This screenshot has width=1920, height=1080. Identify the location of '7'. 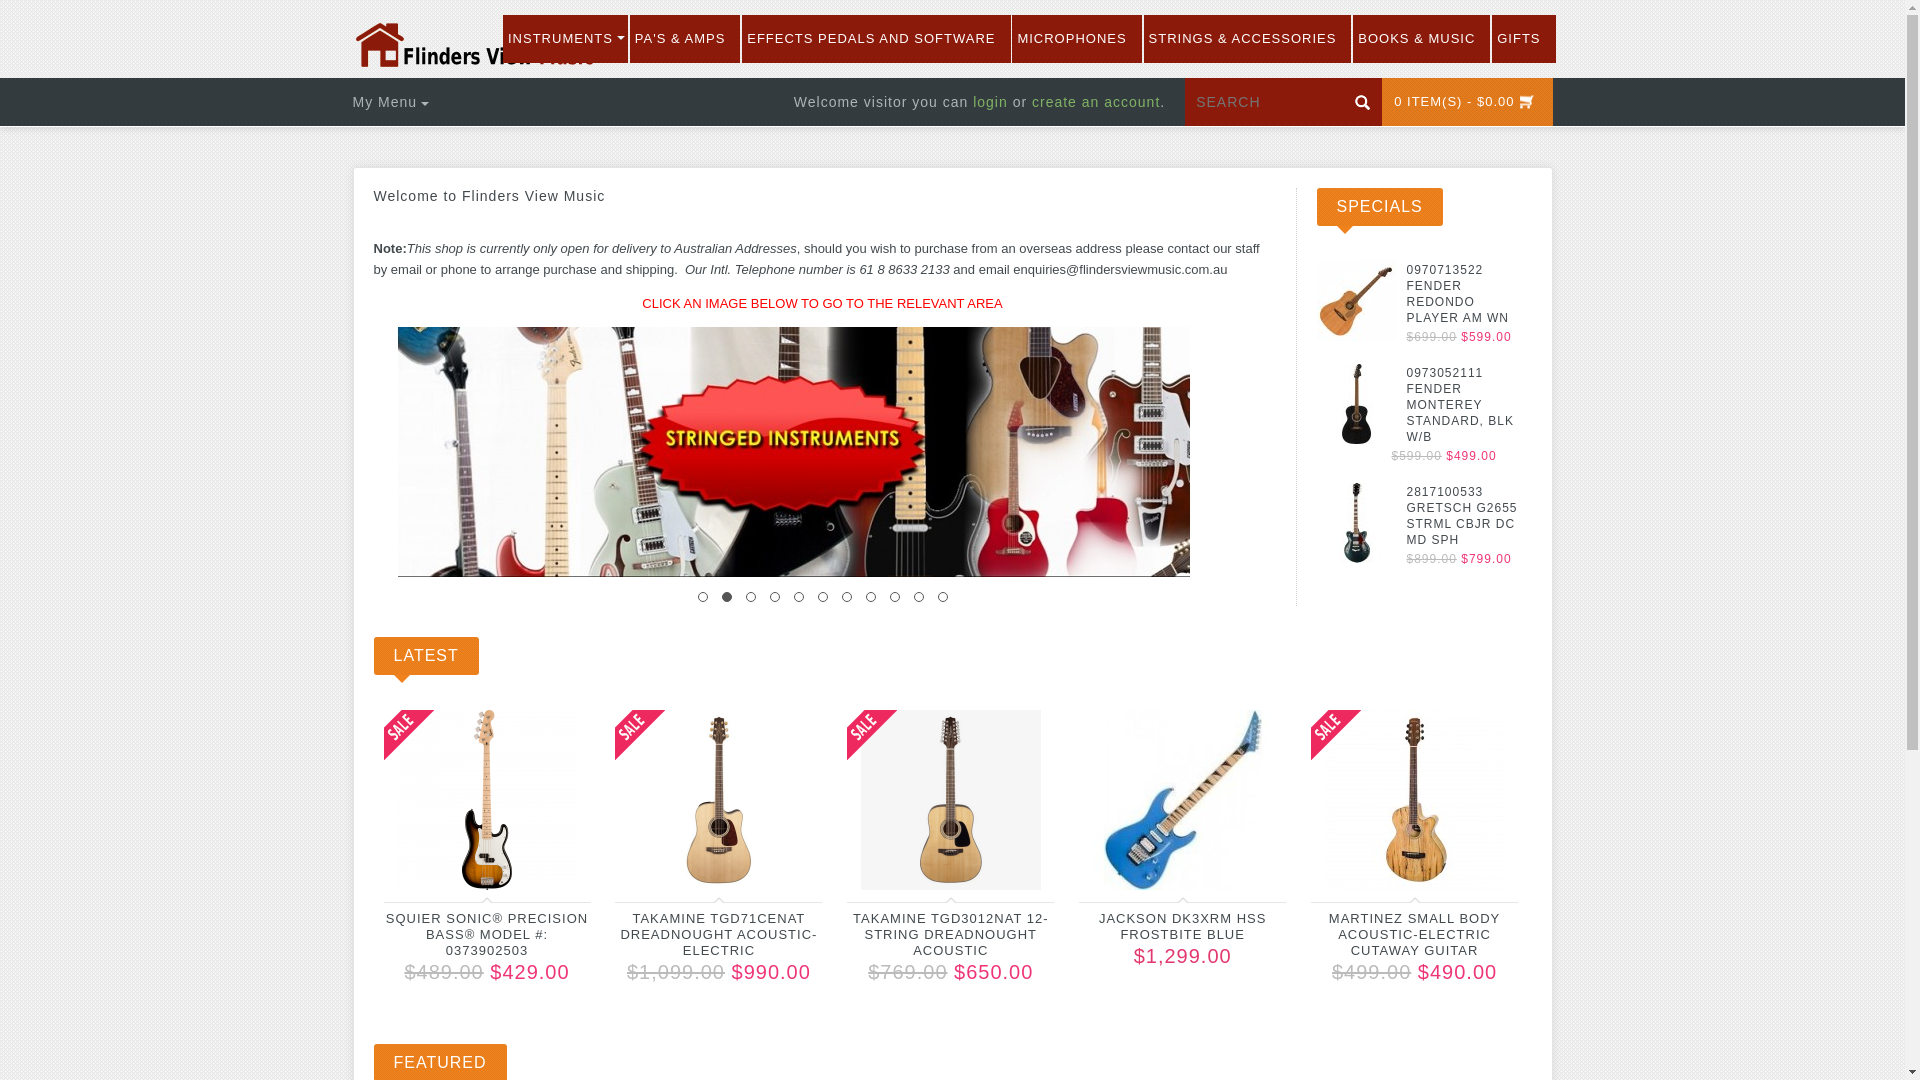
(846, 596).